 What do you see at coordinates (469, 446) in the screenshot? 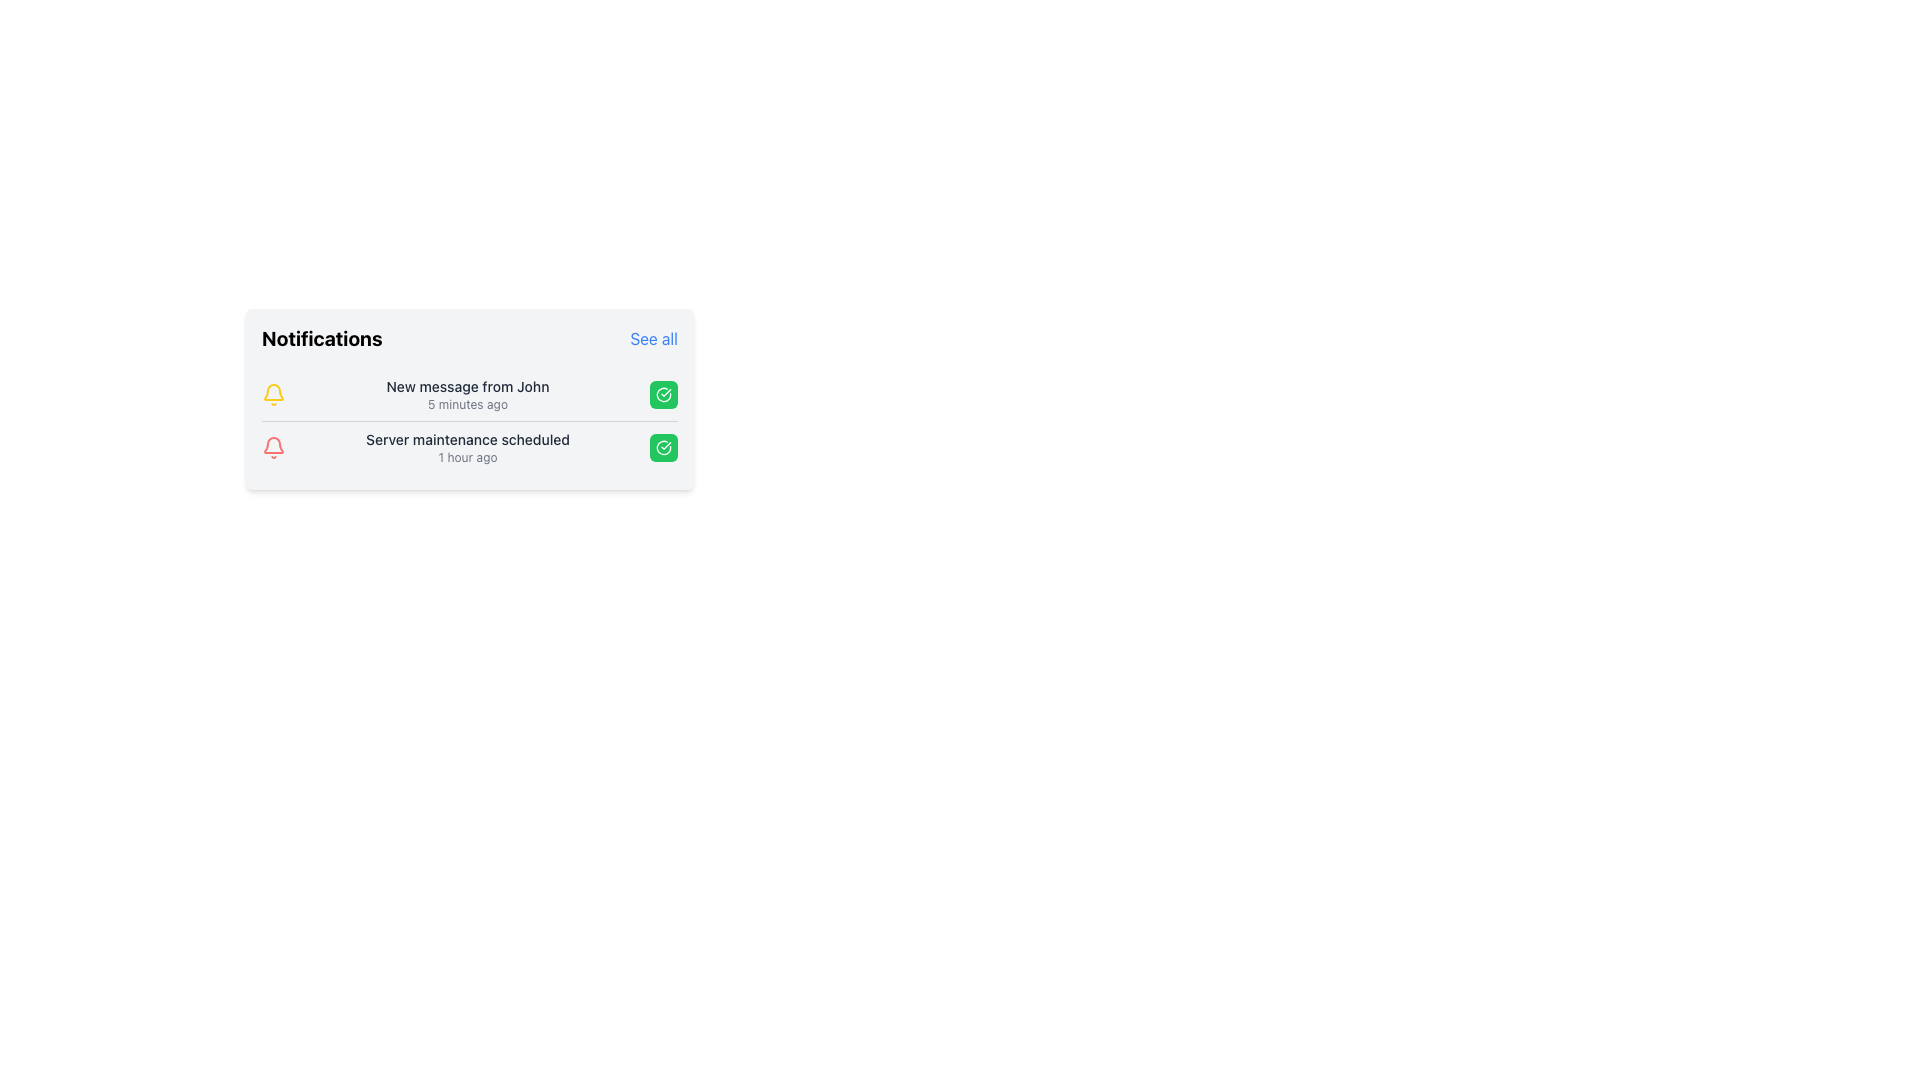
I see `the green checkmark icon on the notification titled 'Server maintenance scheduled' to mark it as read` at bounding box center [469, 446].